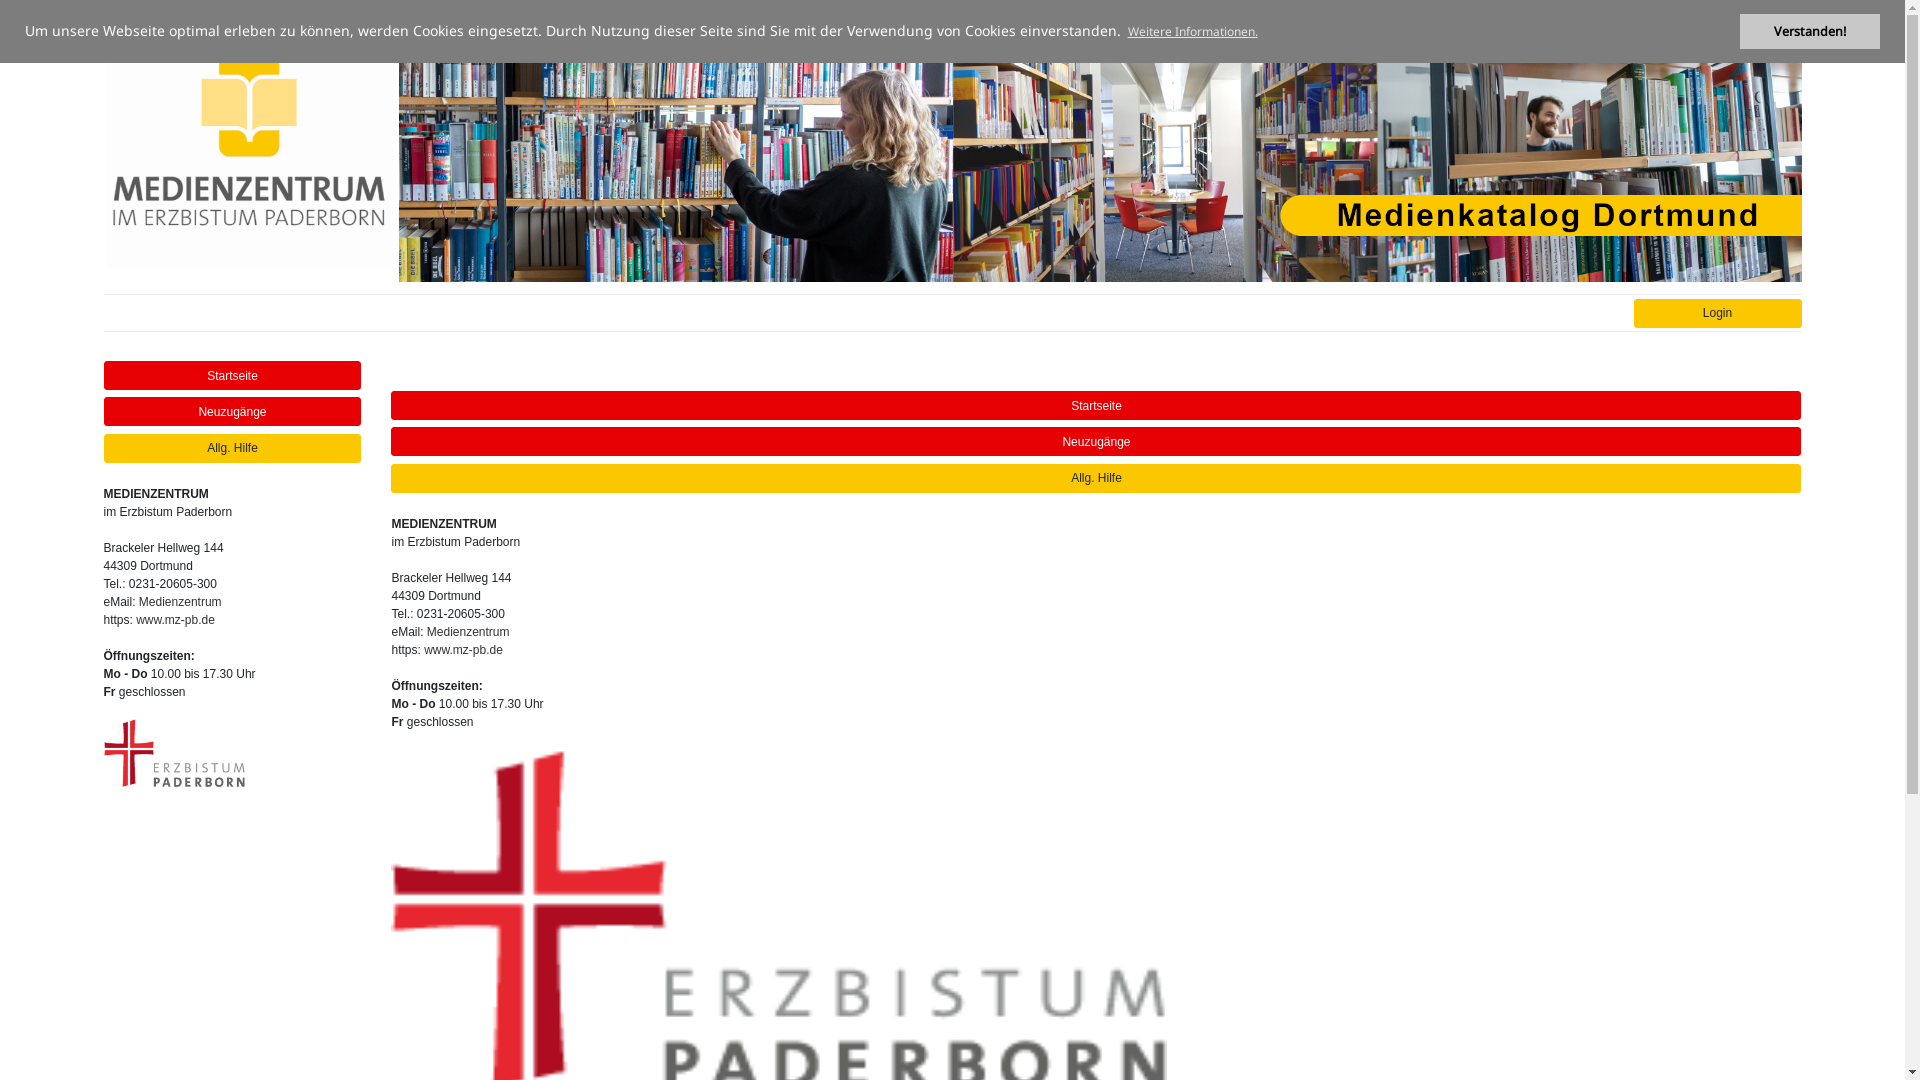  Describe the element at coordinates (1809, 31) in the screenshot. I see `'Verstanden!'` at that location.